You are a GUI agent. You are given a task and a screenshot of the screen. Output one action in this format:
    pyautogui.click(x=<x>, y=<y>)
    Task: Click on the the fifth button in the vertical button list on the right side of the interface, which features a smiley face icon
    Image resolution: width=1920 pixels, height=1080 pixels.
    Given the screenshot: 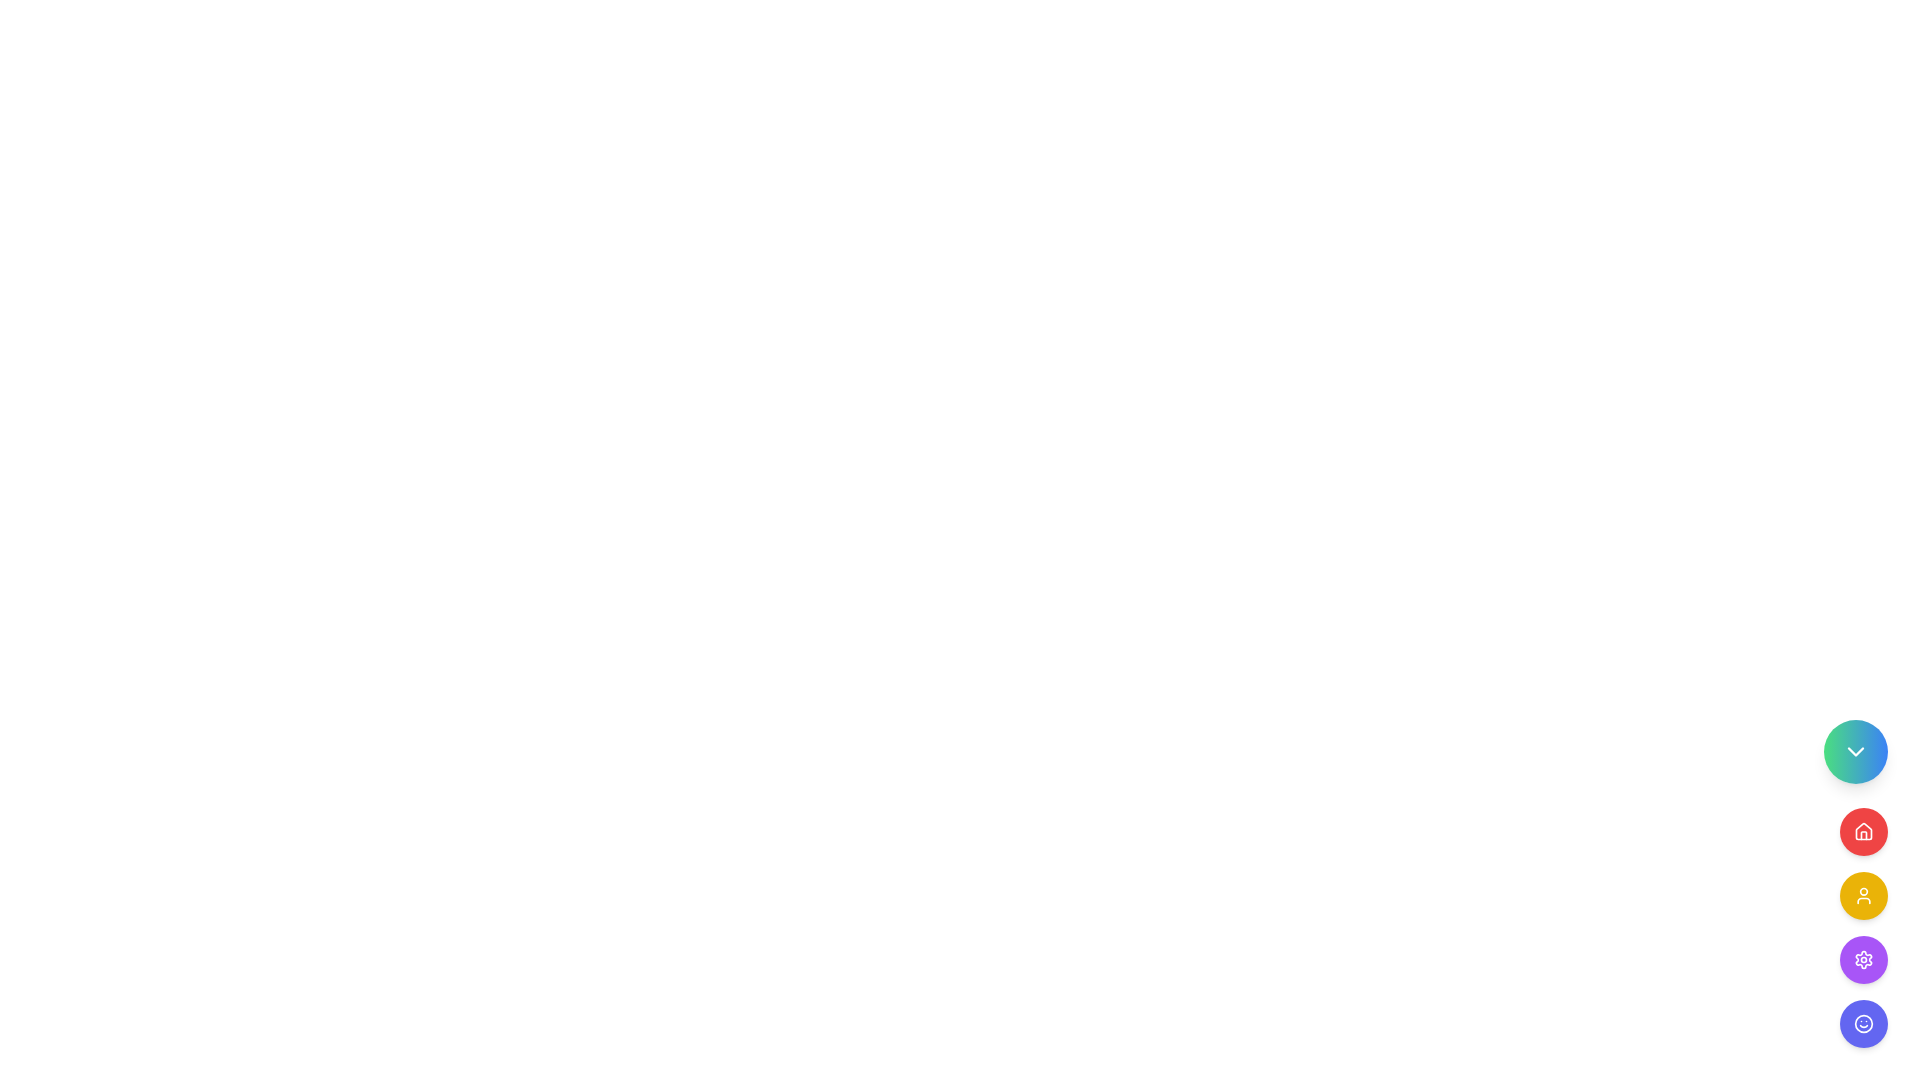 What is the action you would take?
    pyautogui.click(x=1862, y=1023)
    